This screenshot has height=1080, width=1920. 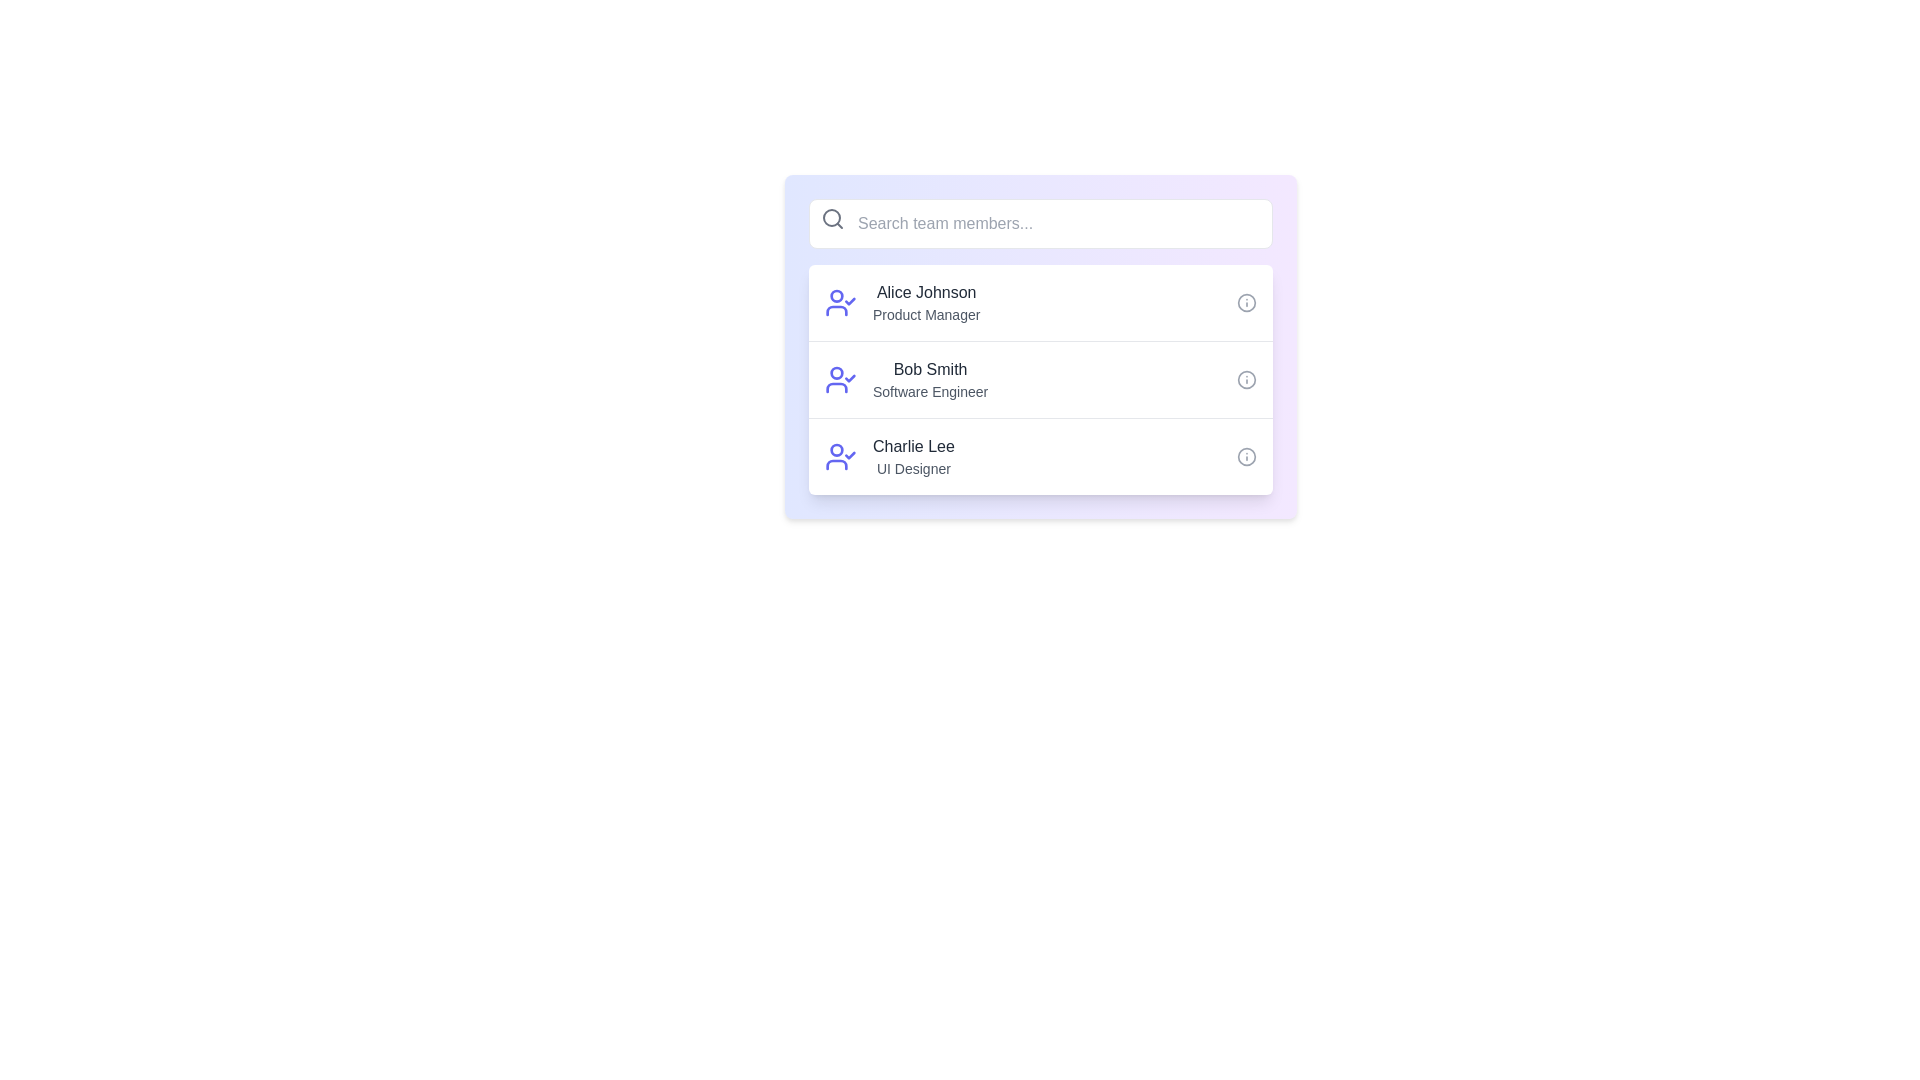 What do you see at coordinates (905, 380) in the screenshot?
I see `the list item displaying the name 'Bob Smith'` at bounding box center [905, 380].